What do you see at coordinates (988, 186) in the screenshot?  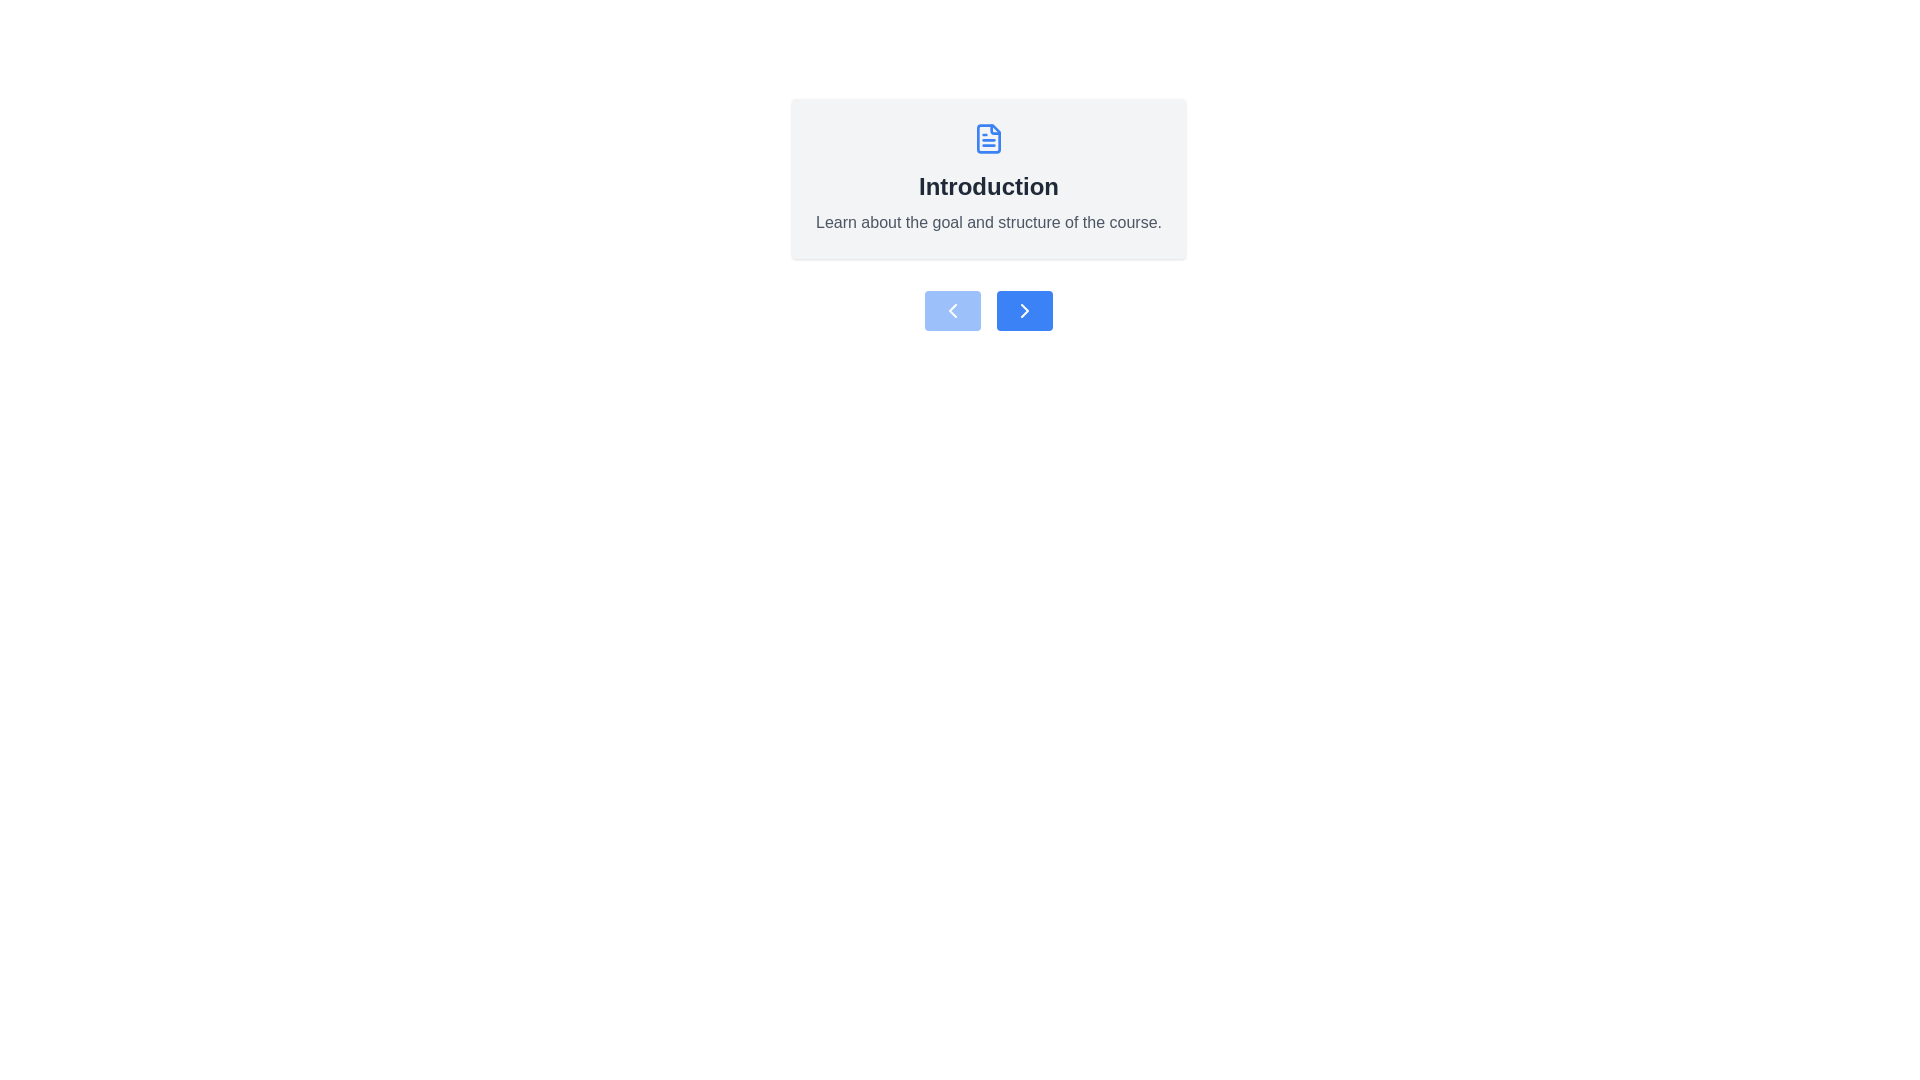 I see `the text label reading 'Introduction', which is displayed in bold and large font, centered within a light gray panel, located below a document icon and above a smaller descriptive text element` at bounding box center [988, 186].